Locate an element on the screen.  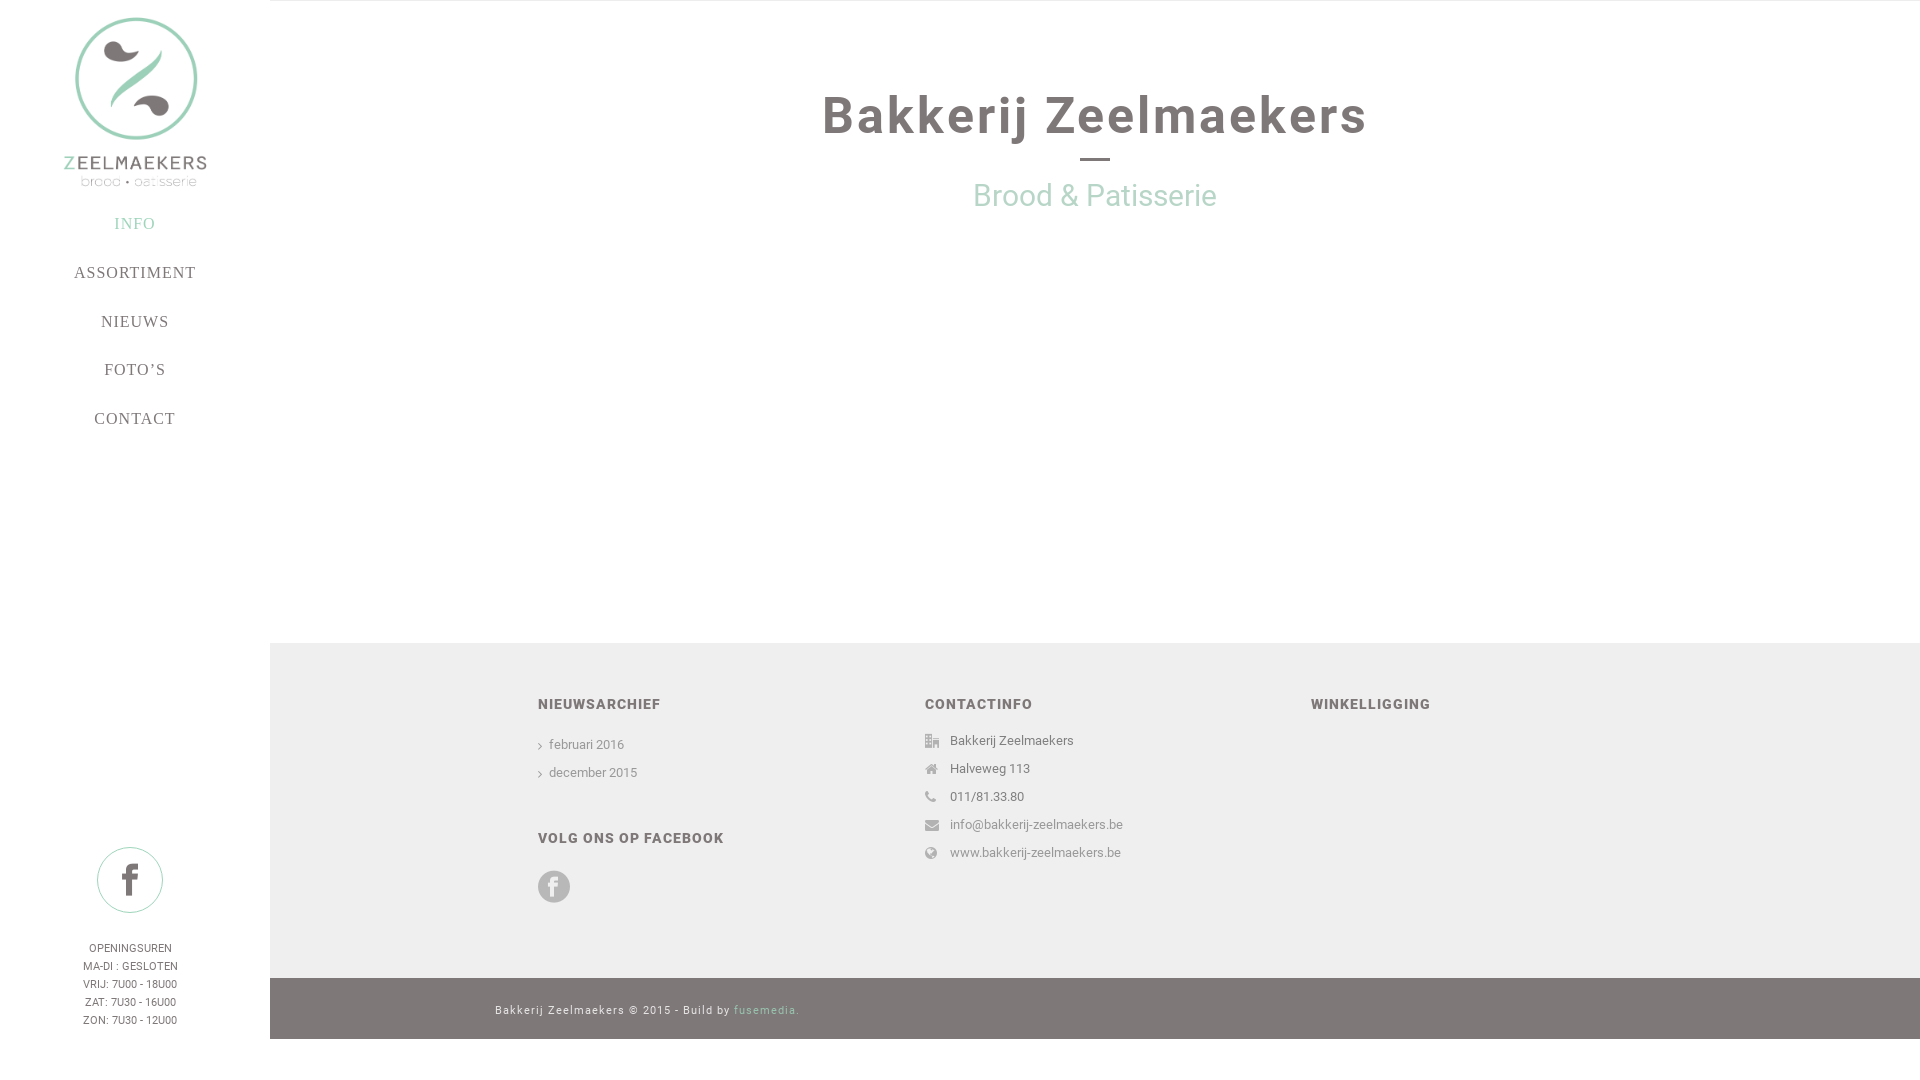
'info@bakkerij-zeelmaekers.be' is located at coordinates (1036, 825).